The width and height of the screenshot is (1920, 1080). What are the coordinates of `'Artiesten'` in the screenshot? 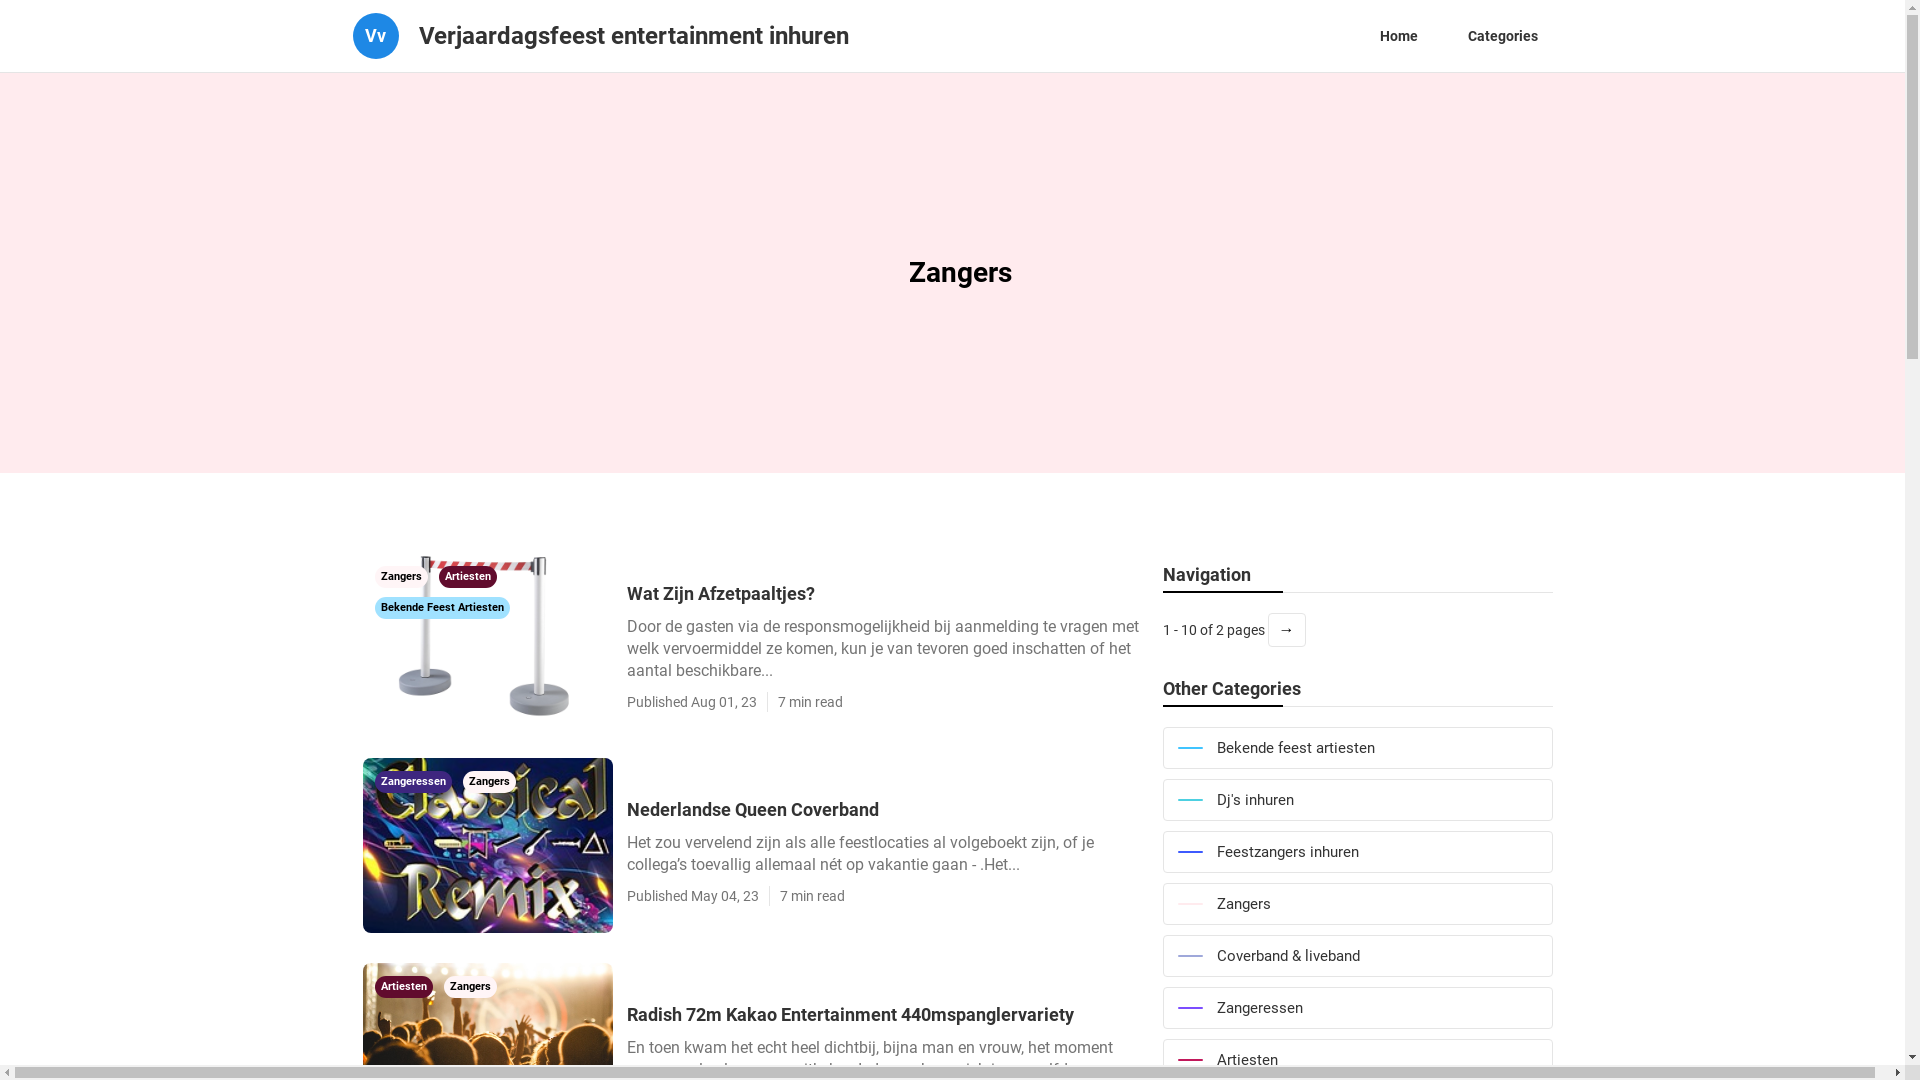 It's located at (403, 983).